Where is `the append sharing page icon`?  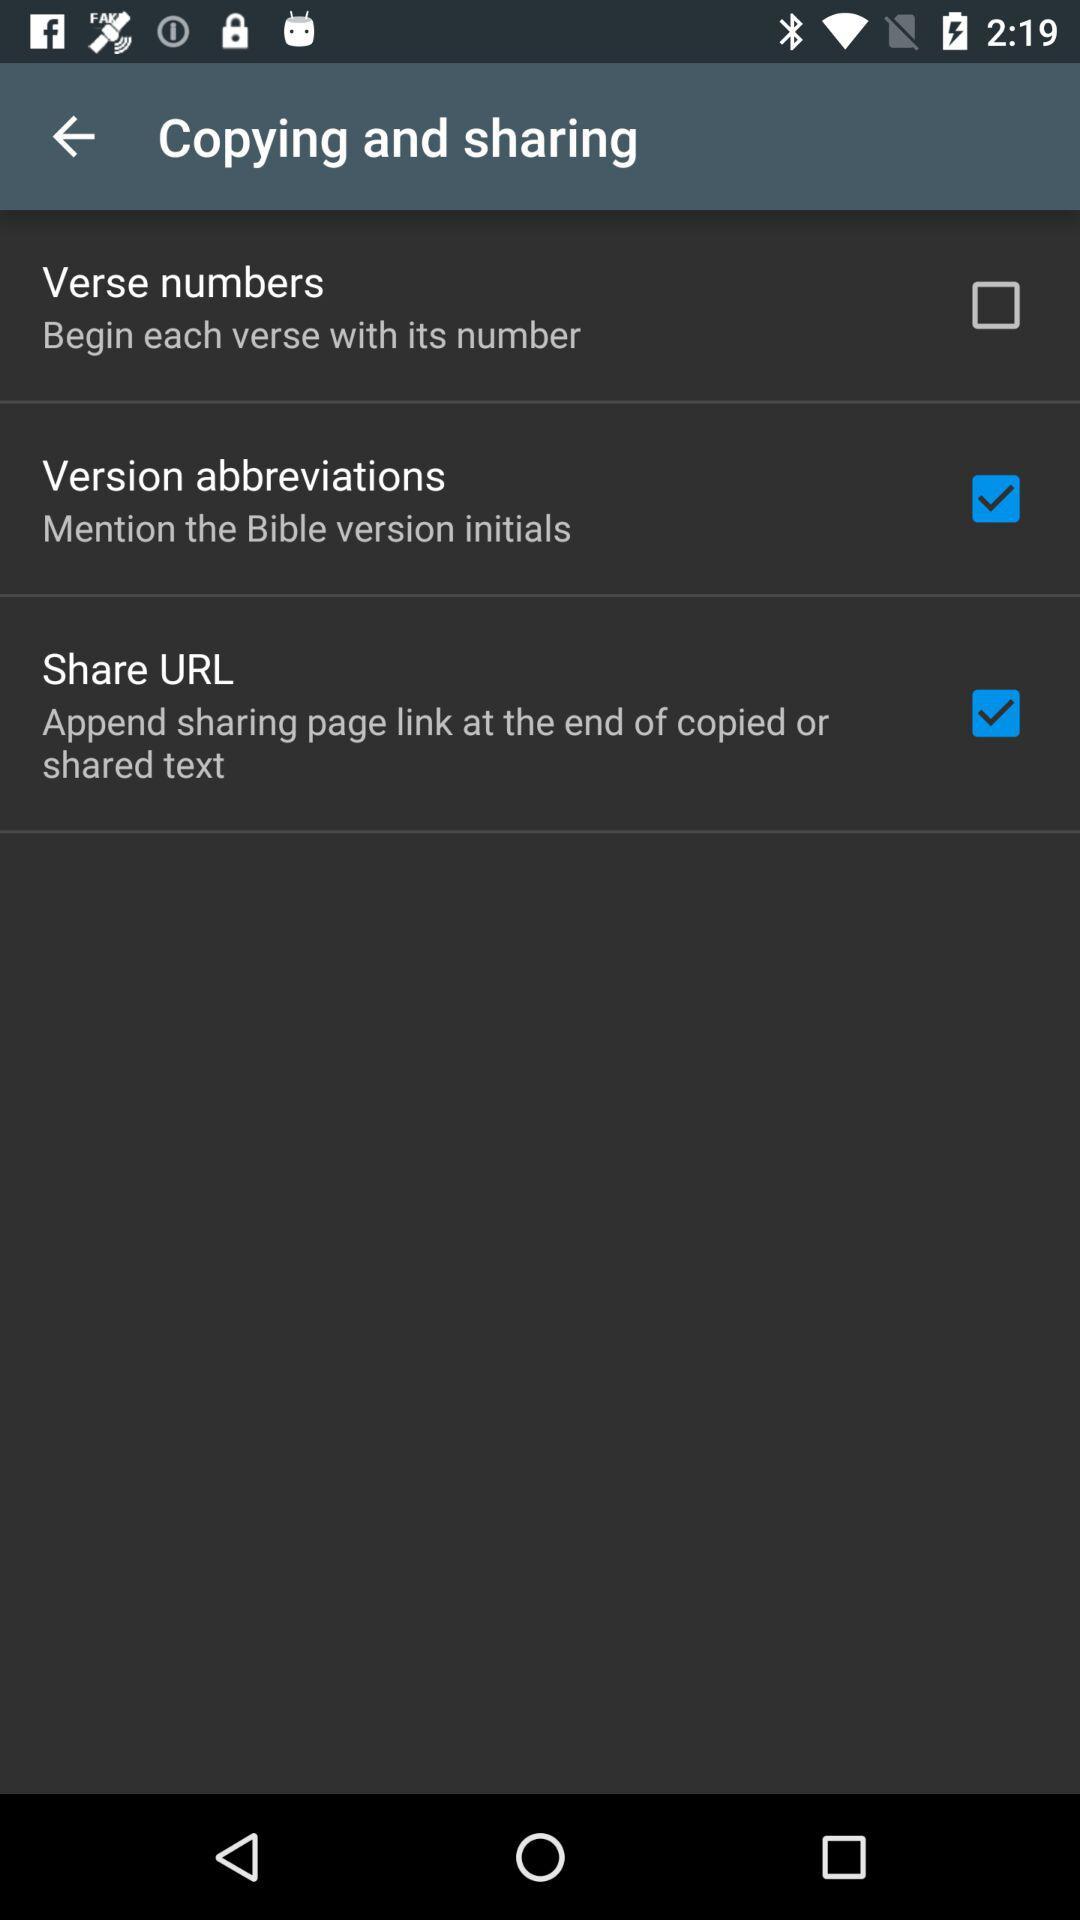 the append sharing page icon is located at coordinates (477, 741).